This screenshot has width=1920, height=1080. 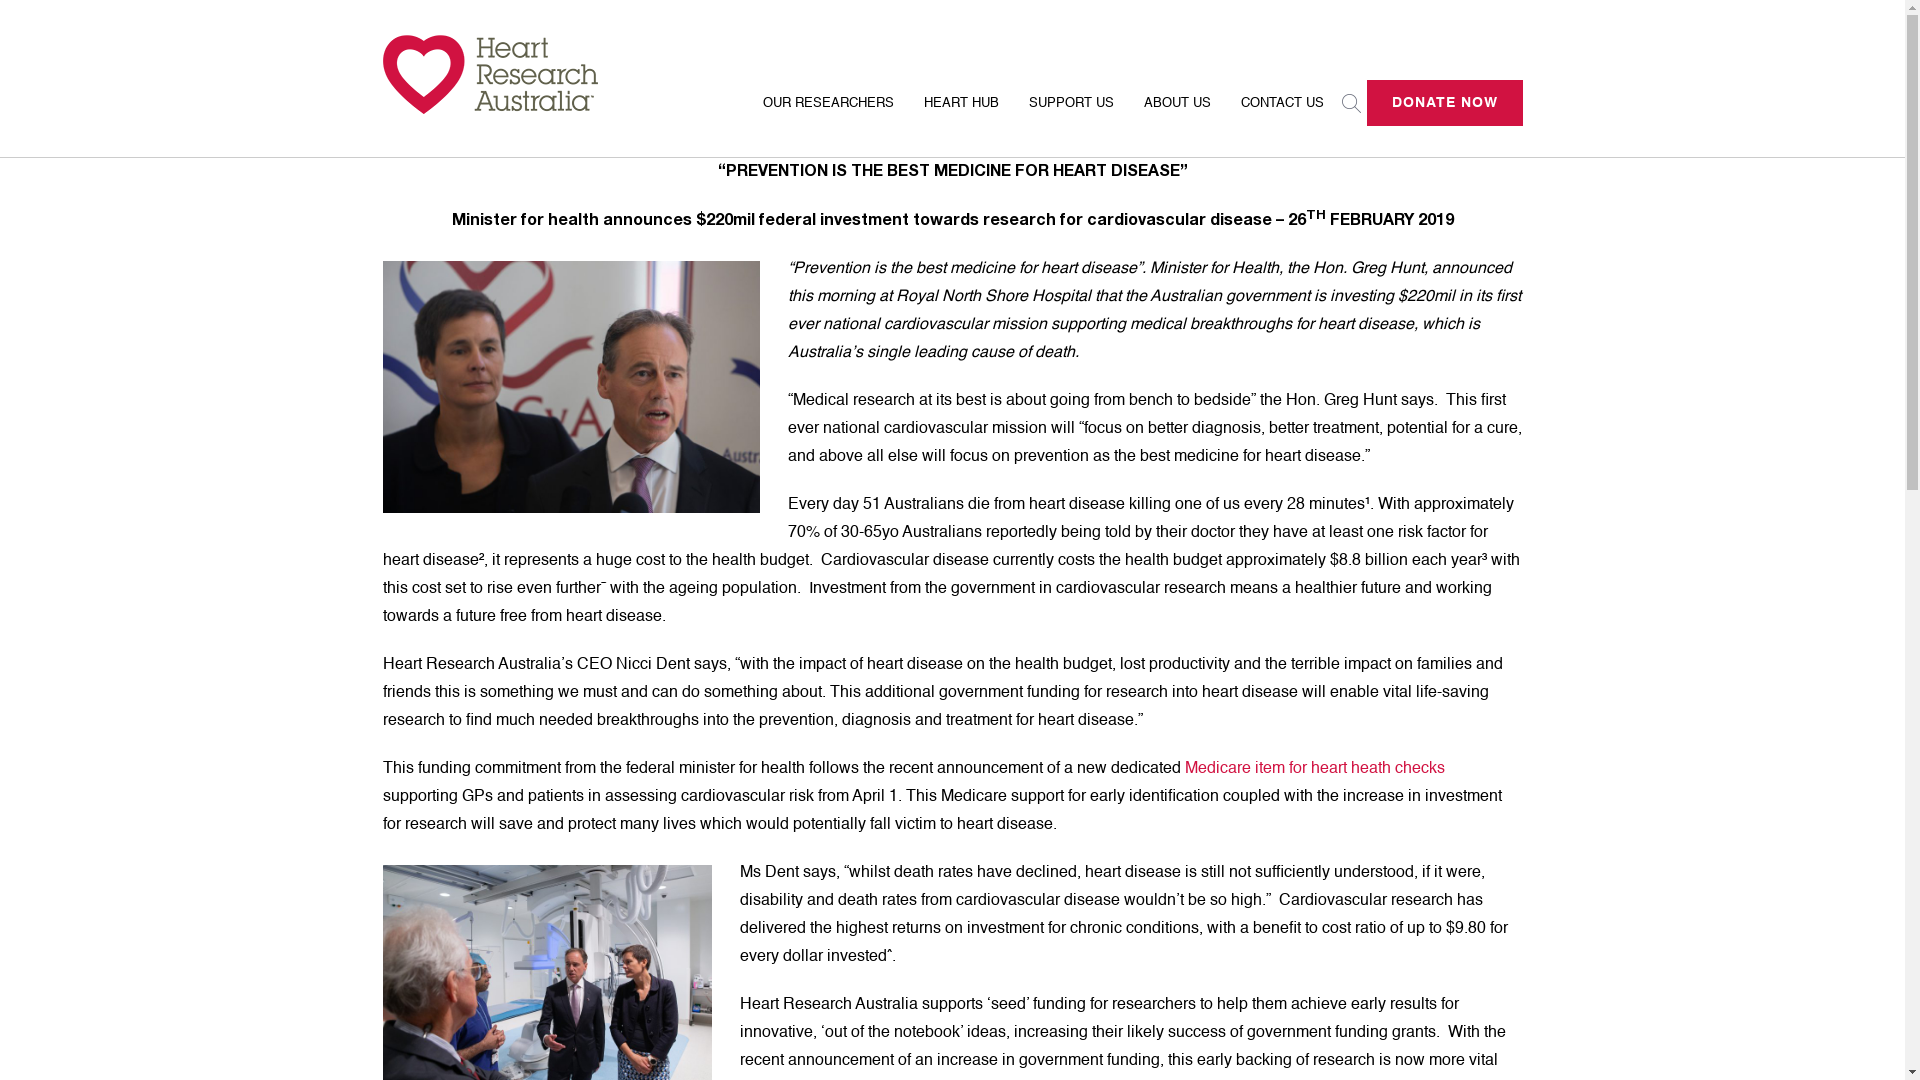 What do you see at coordinates (1128, 116) in the screenshot?
I see `'ABOUT US'` at bounding box center [1128, 116].